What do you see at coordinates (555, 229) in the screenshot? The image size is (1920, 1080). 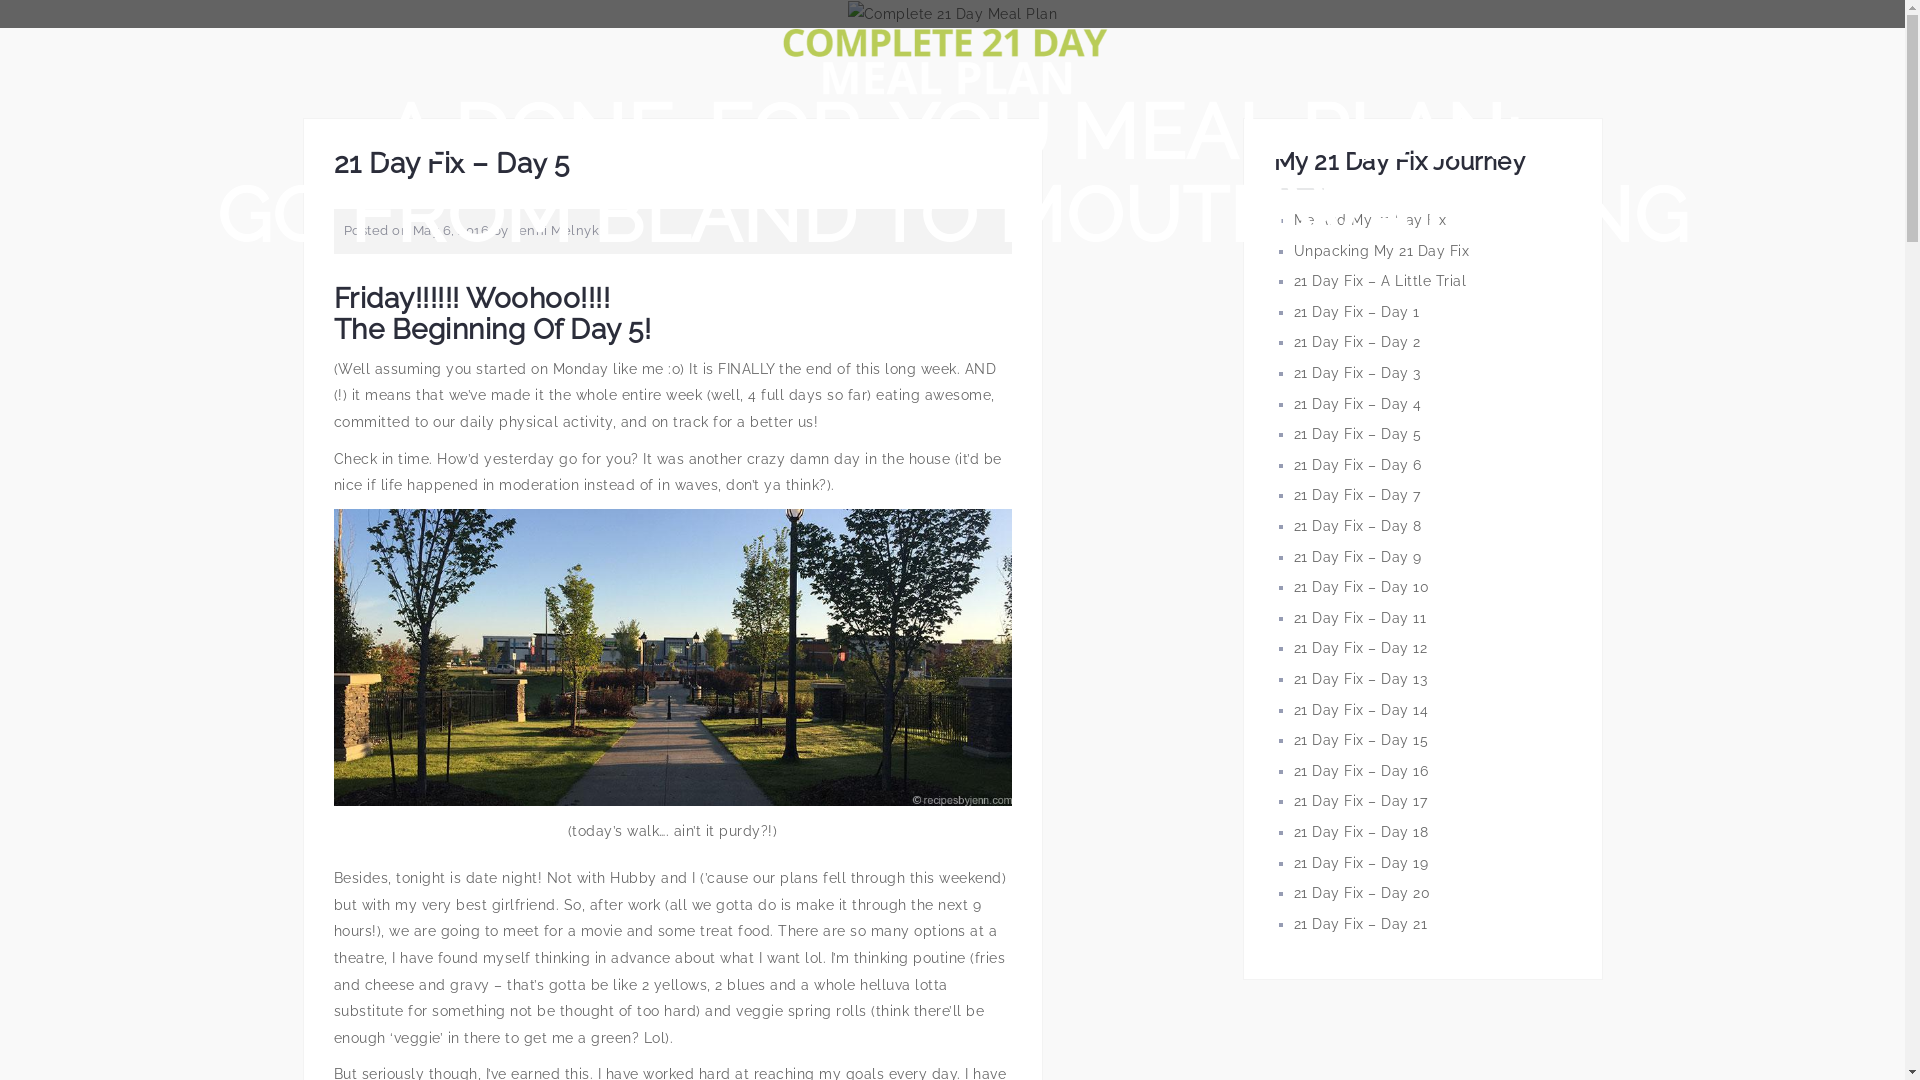 I see `'Jenni Melnyk'` at bounding box center [555, 229].